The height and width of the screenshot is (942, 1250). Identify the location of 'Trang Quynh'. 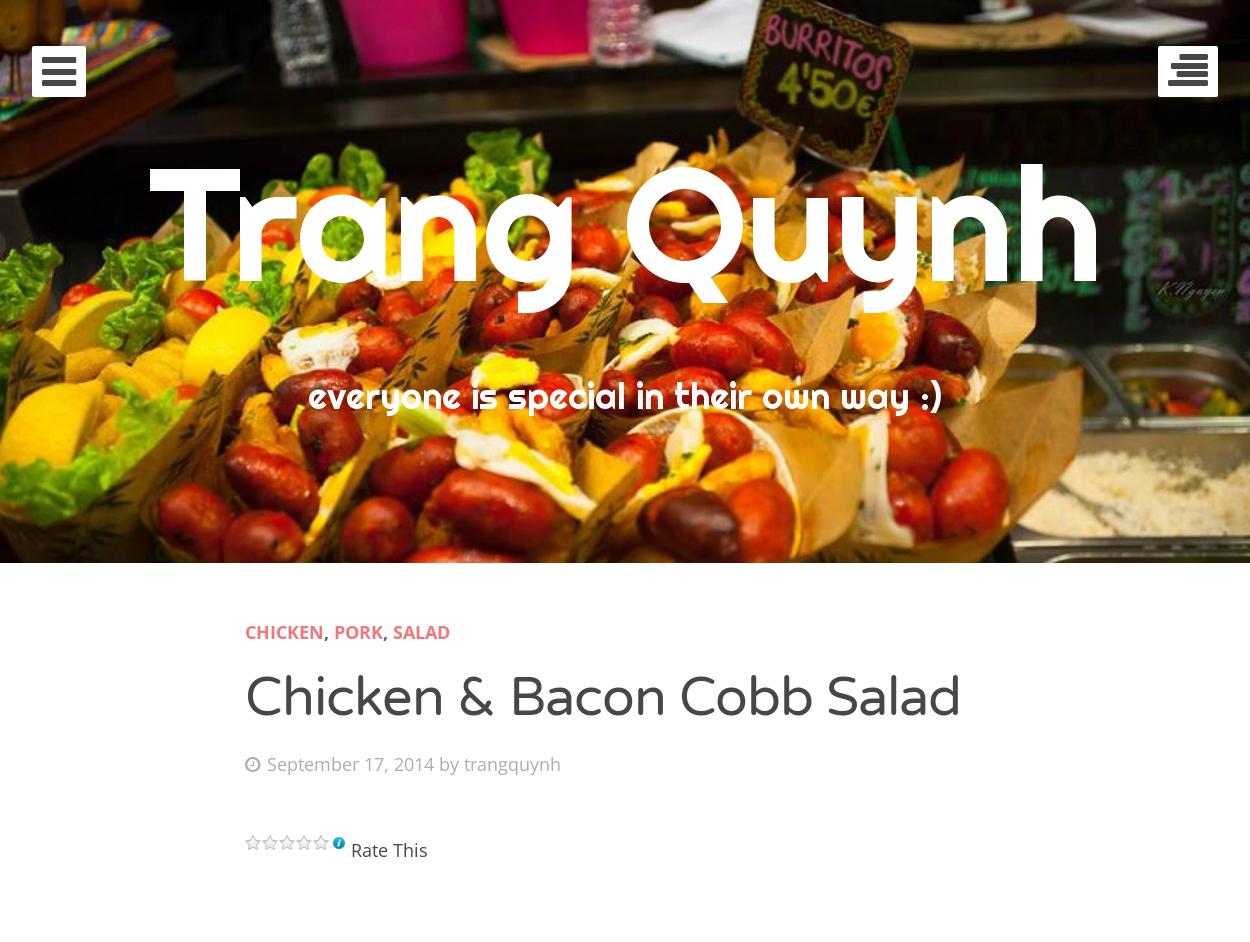
(623, 222).